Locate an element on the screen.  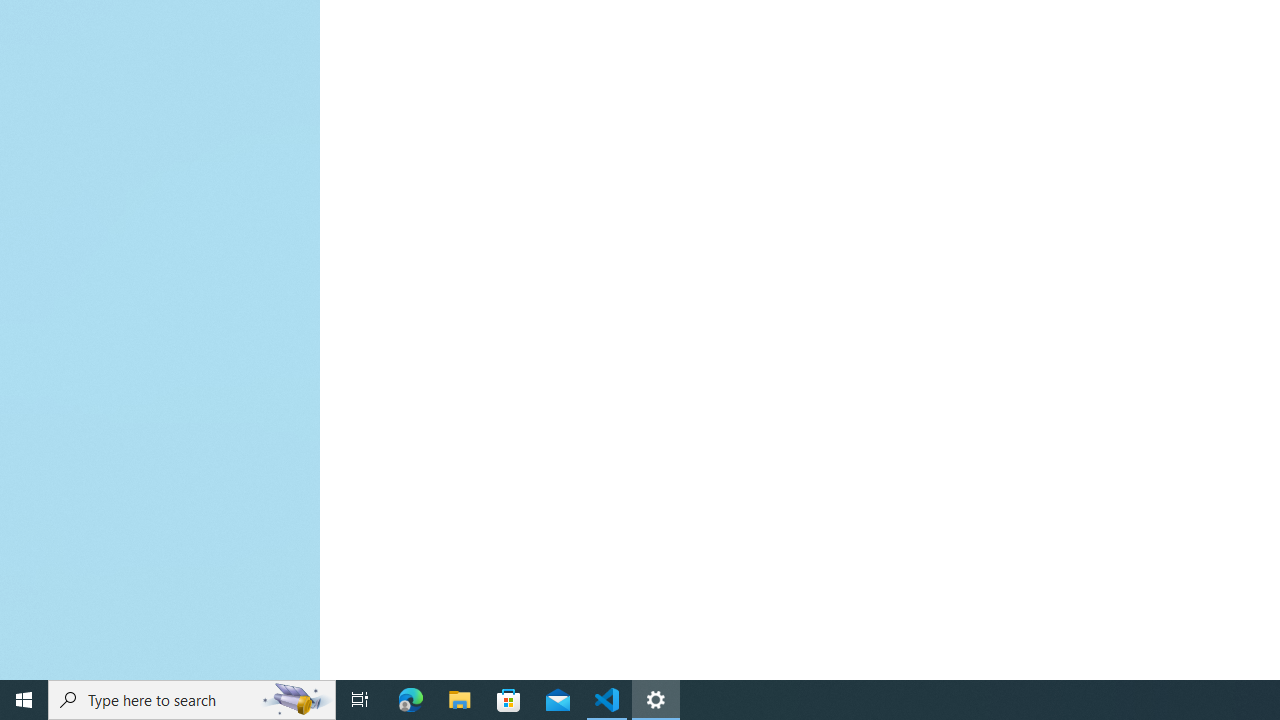
'Microsoft Store' is located at coordinates (509, 698).